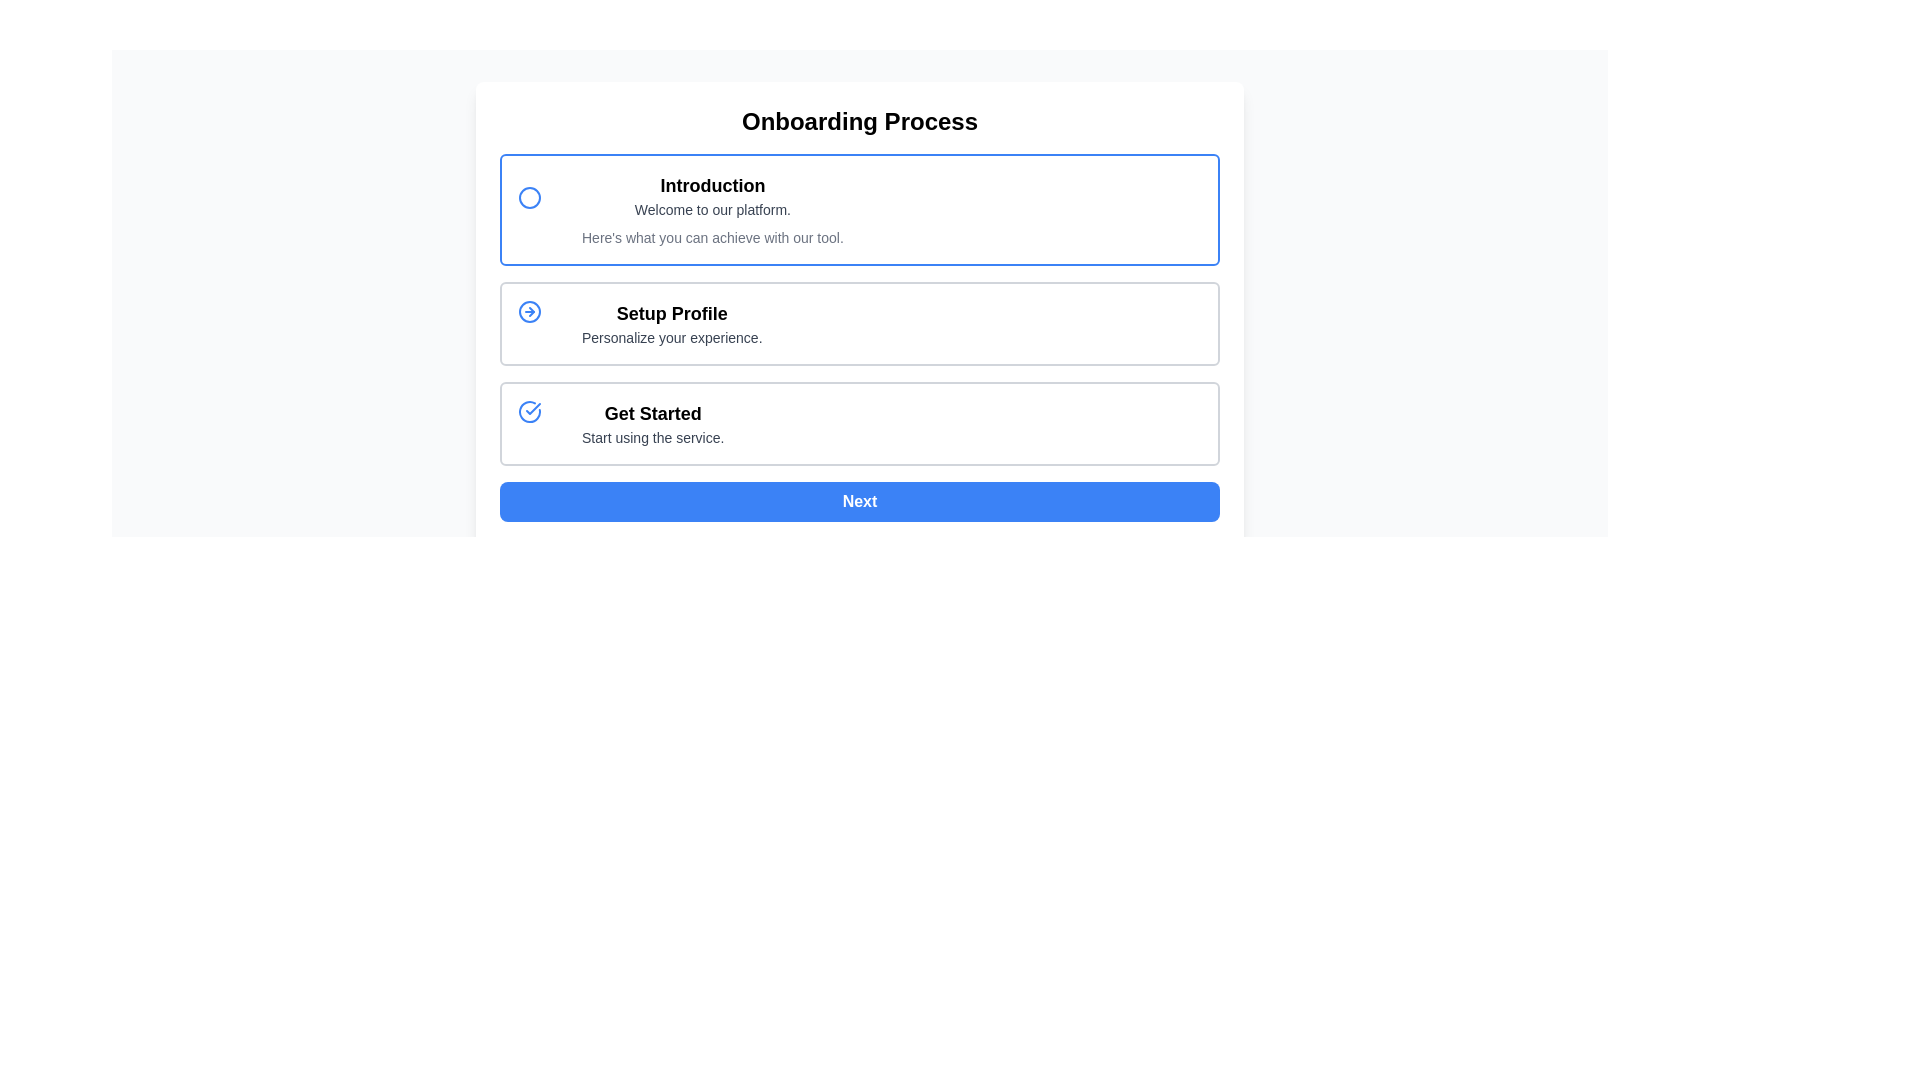  What do you see at coordinates (653, 423) in the screenshot?
I see `text block that contains the bold 'Get Started' and the lighter 'Start using the service.' located at the bottom section of a vertically stacked list` at bounding box center [653, 423].